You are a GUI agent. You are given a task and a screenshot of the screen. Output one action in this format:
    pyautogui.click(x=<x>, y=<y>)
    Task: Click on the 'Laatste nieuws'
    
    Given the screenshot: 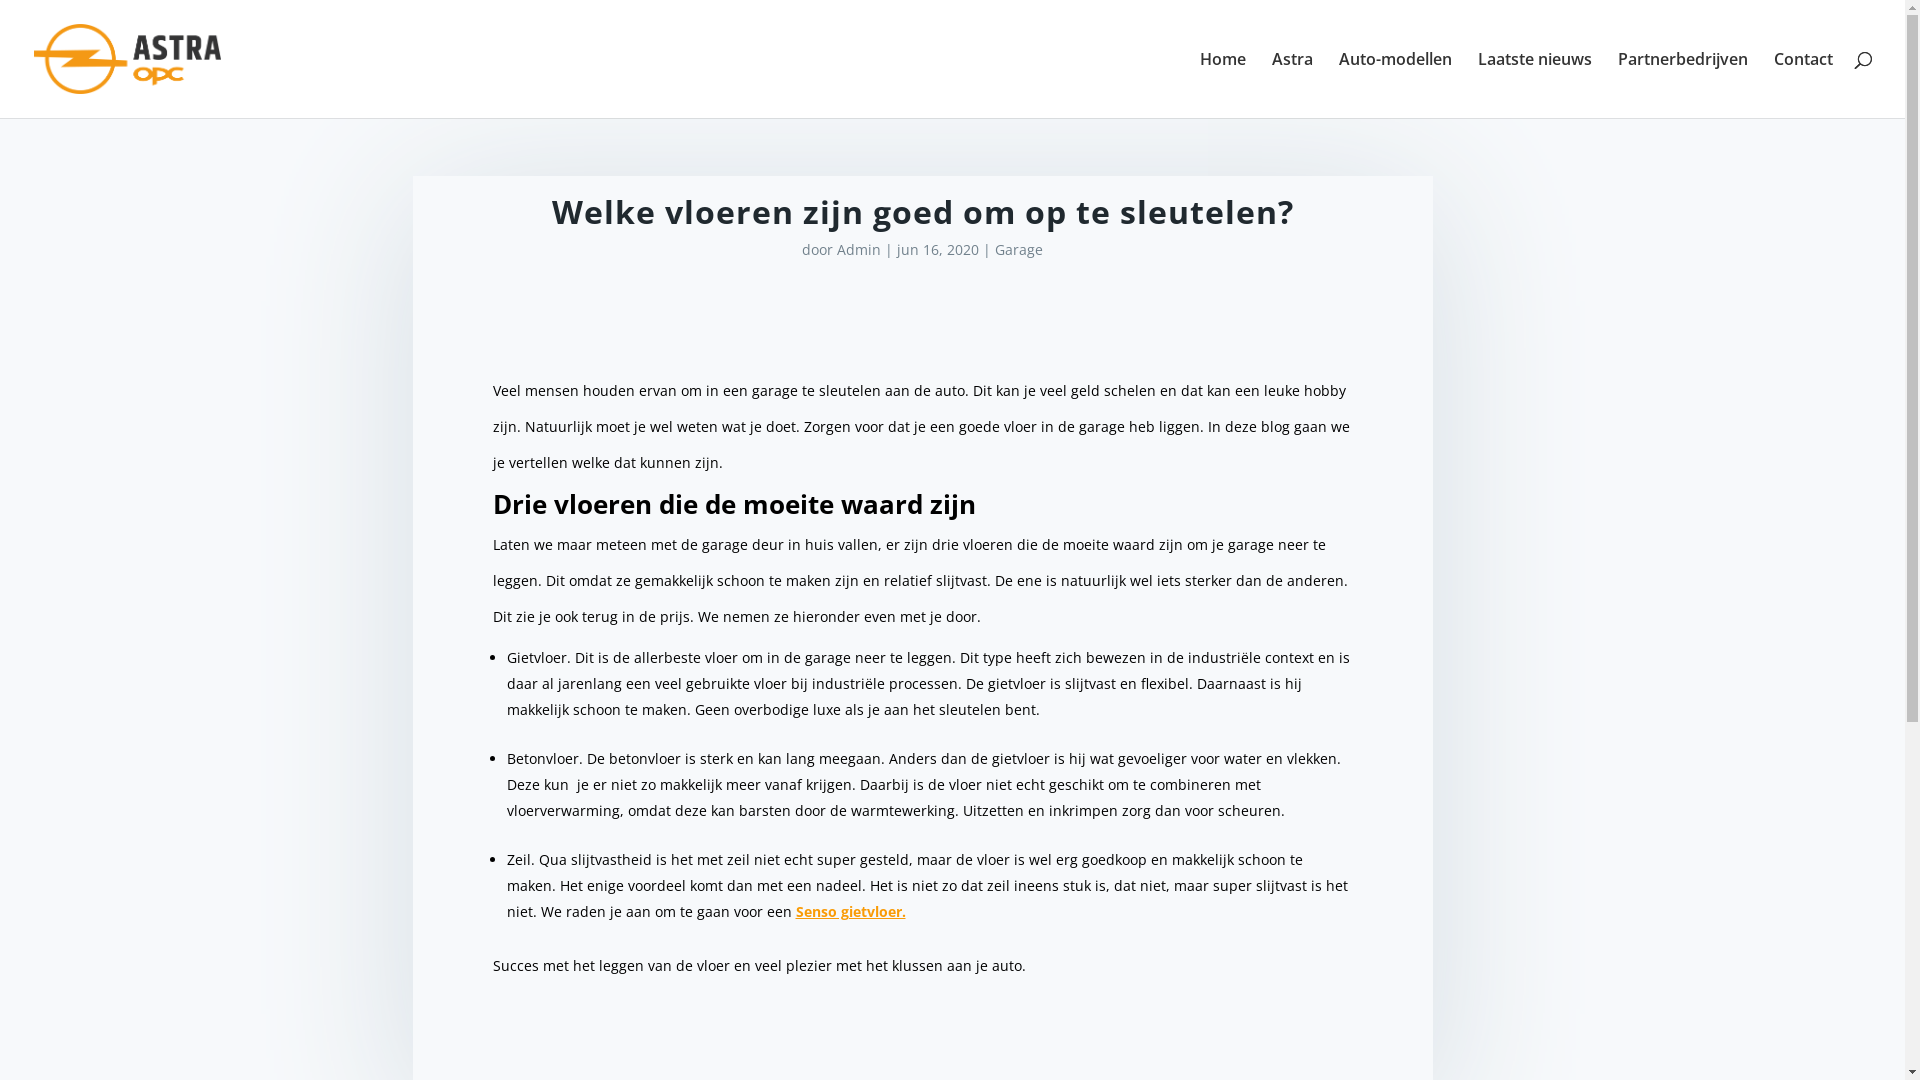 What is the action you would take?
    pyautogui.click(x=1534, y=83)
    